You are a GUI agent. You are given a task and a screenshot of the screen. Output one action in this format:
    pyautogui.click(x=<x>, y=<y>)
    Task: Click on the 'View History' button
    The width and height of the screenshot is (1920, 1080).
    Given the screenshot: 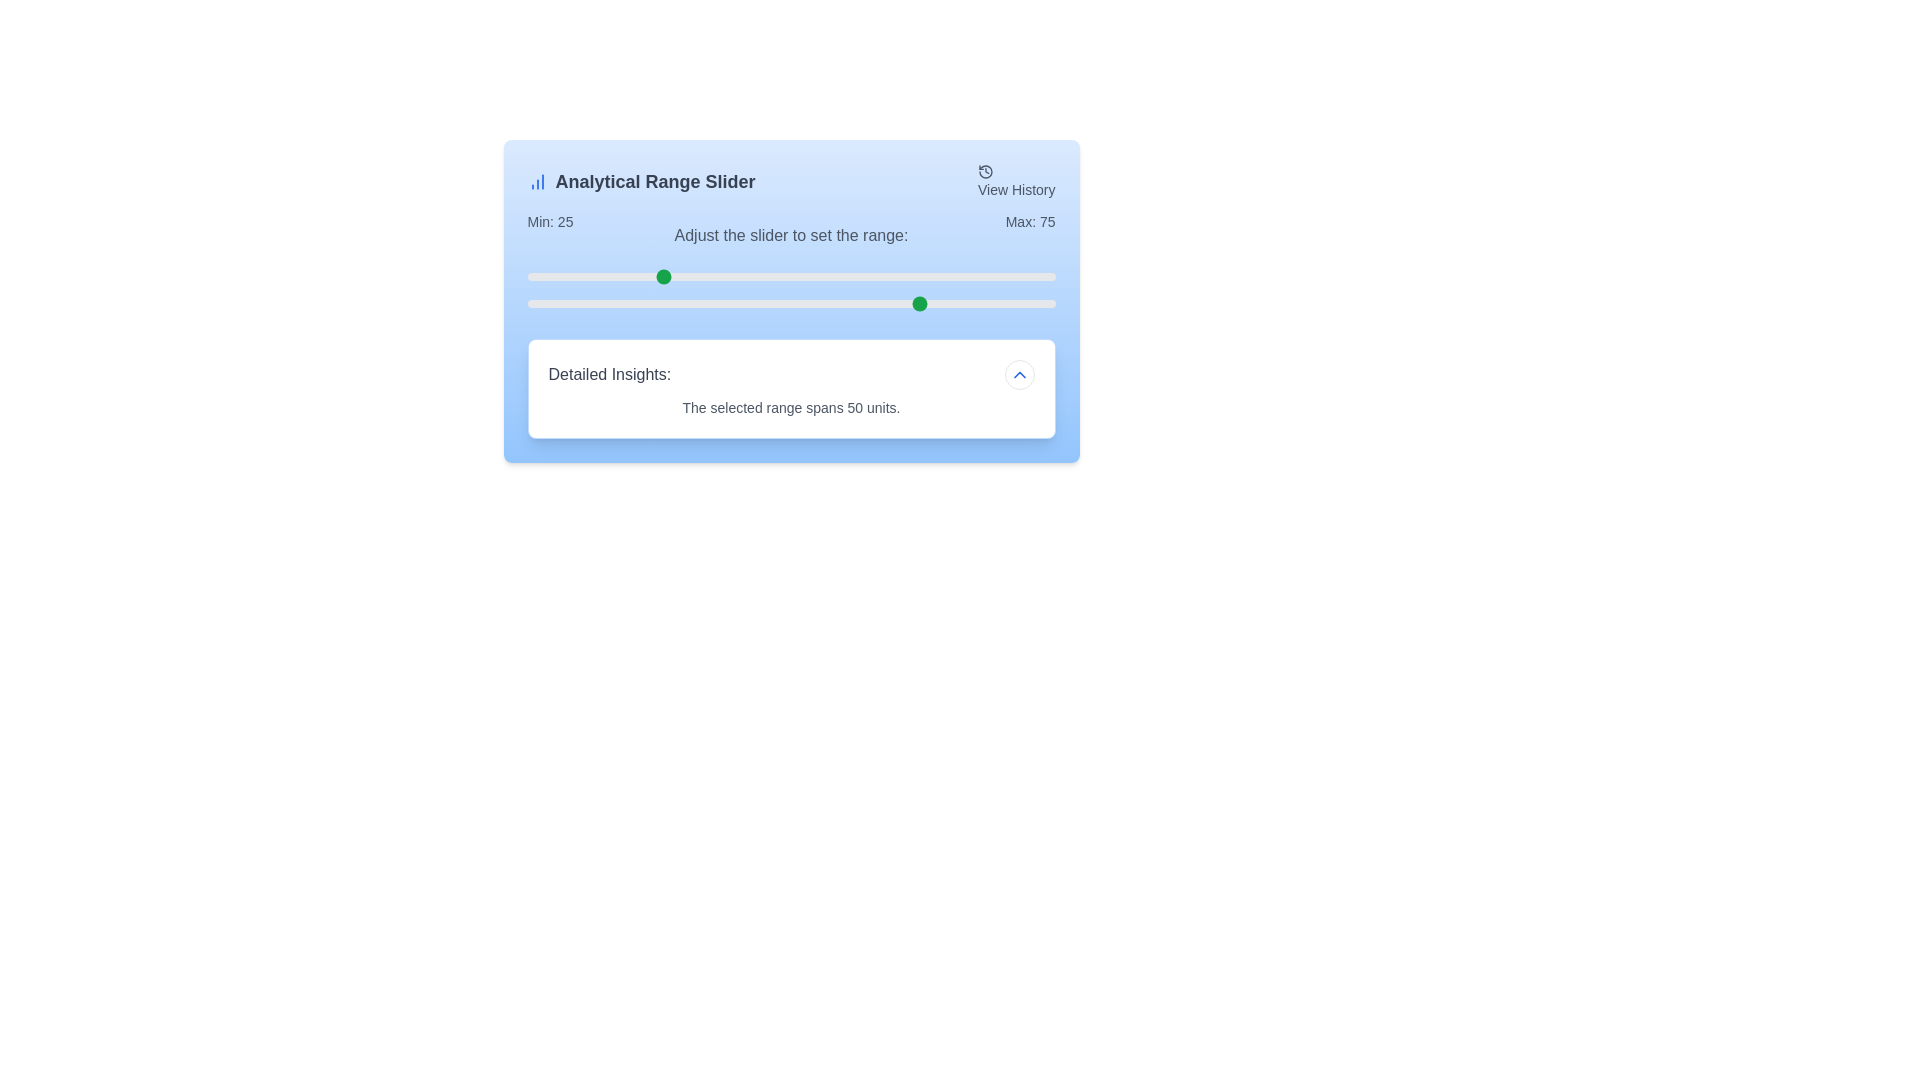 What is the action you would take?
    pyautogui.click(x=1016, y=181)
    